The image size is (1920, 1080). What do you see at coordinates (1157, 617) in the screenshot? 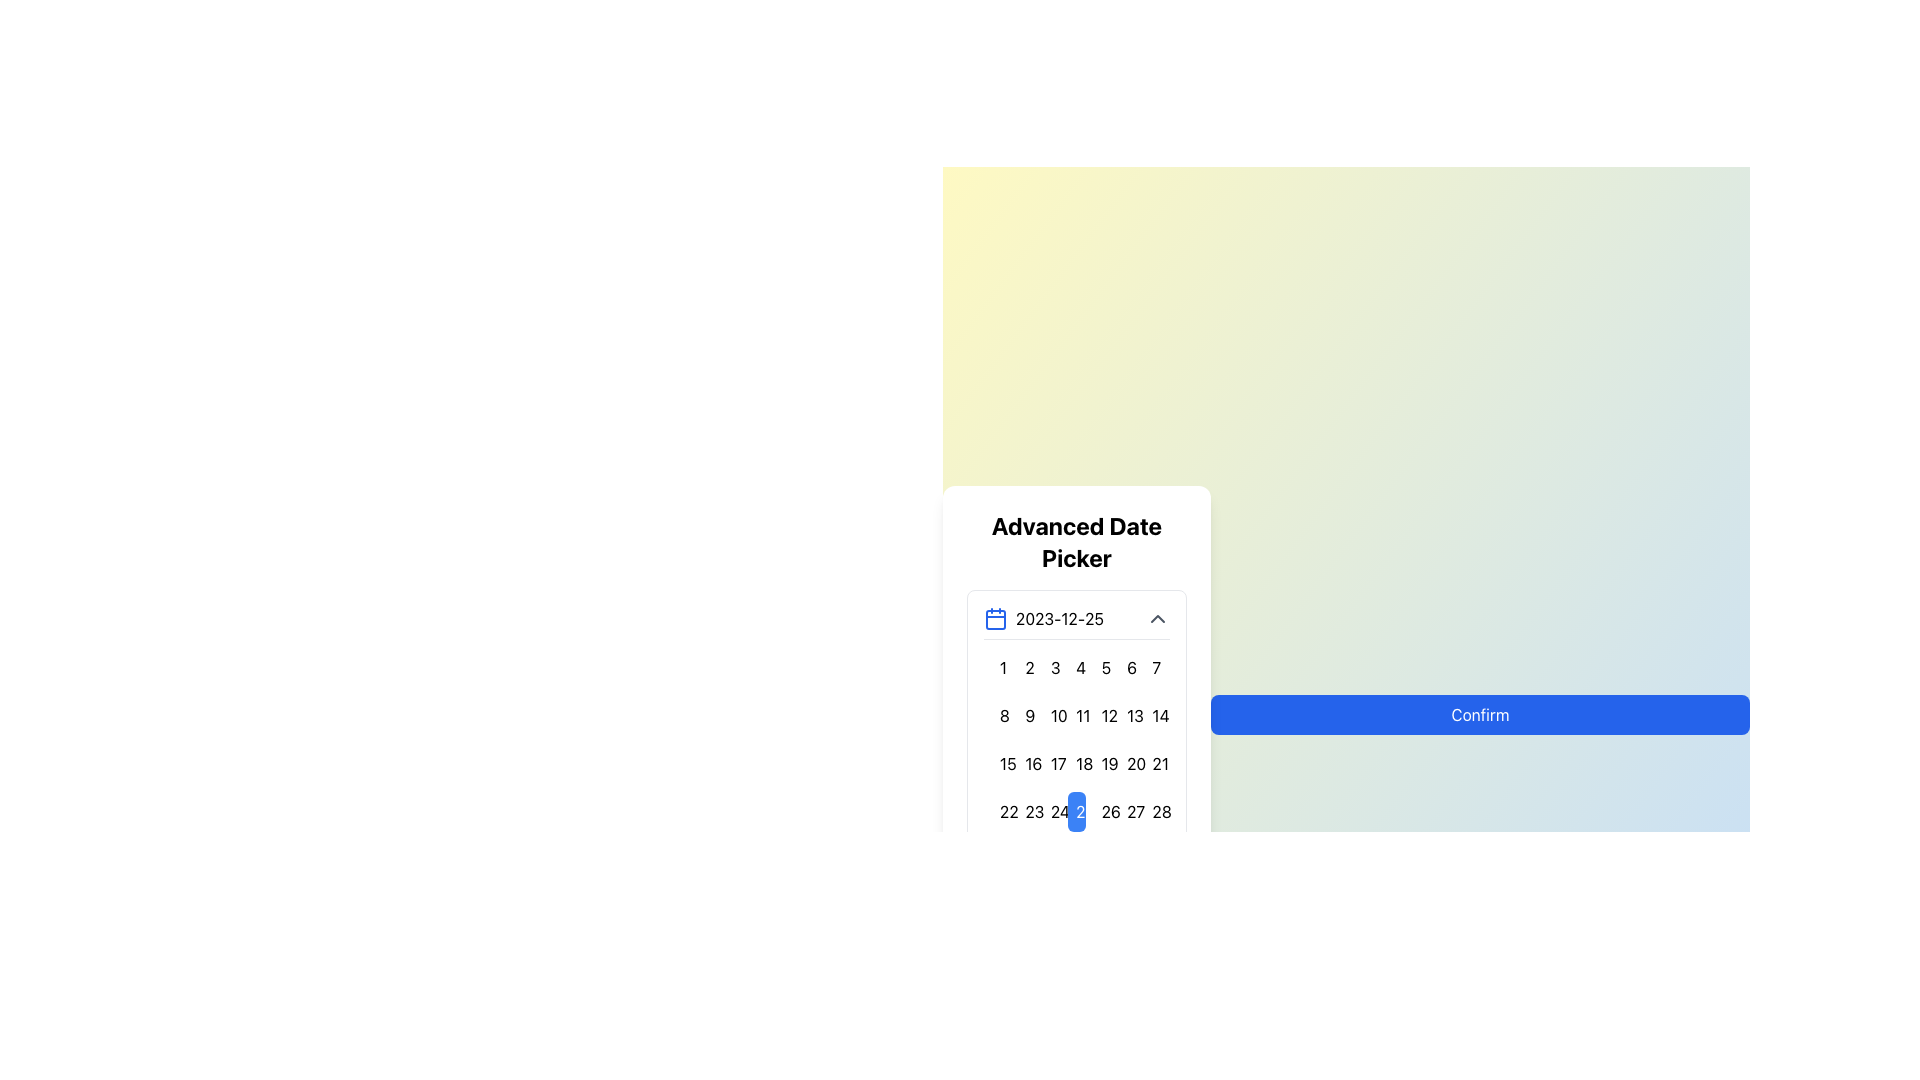
I see `the small gray upward chevron icon located in the top-right corner of the date selector field, to the immediate right of the displayed date '2023-12-25', to interact with the date picker` at bounding box center [1157, 617].